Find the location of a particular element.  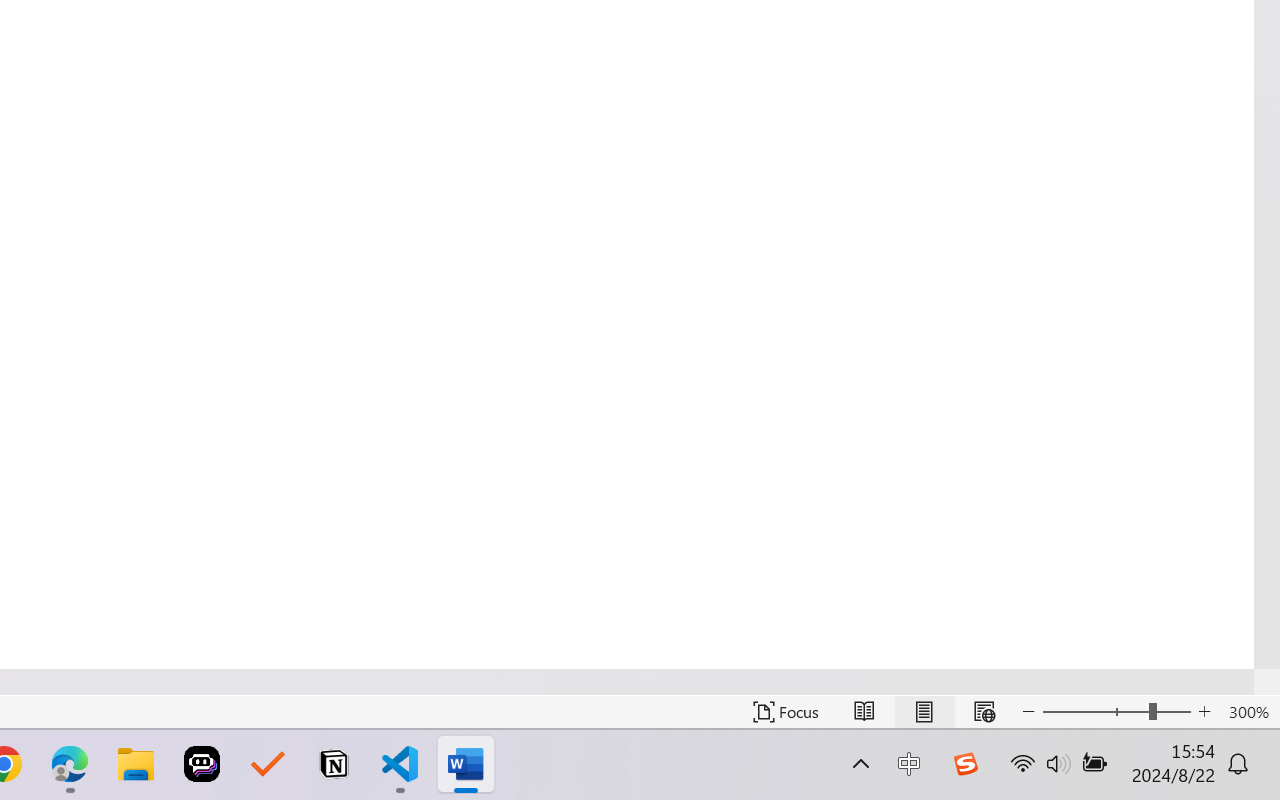

'Web Layout' is located at coordinates (984, 711).